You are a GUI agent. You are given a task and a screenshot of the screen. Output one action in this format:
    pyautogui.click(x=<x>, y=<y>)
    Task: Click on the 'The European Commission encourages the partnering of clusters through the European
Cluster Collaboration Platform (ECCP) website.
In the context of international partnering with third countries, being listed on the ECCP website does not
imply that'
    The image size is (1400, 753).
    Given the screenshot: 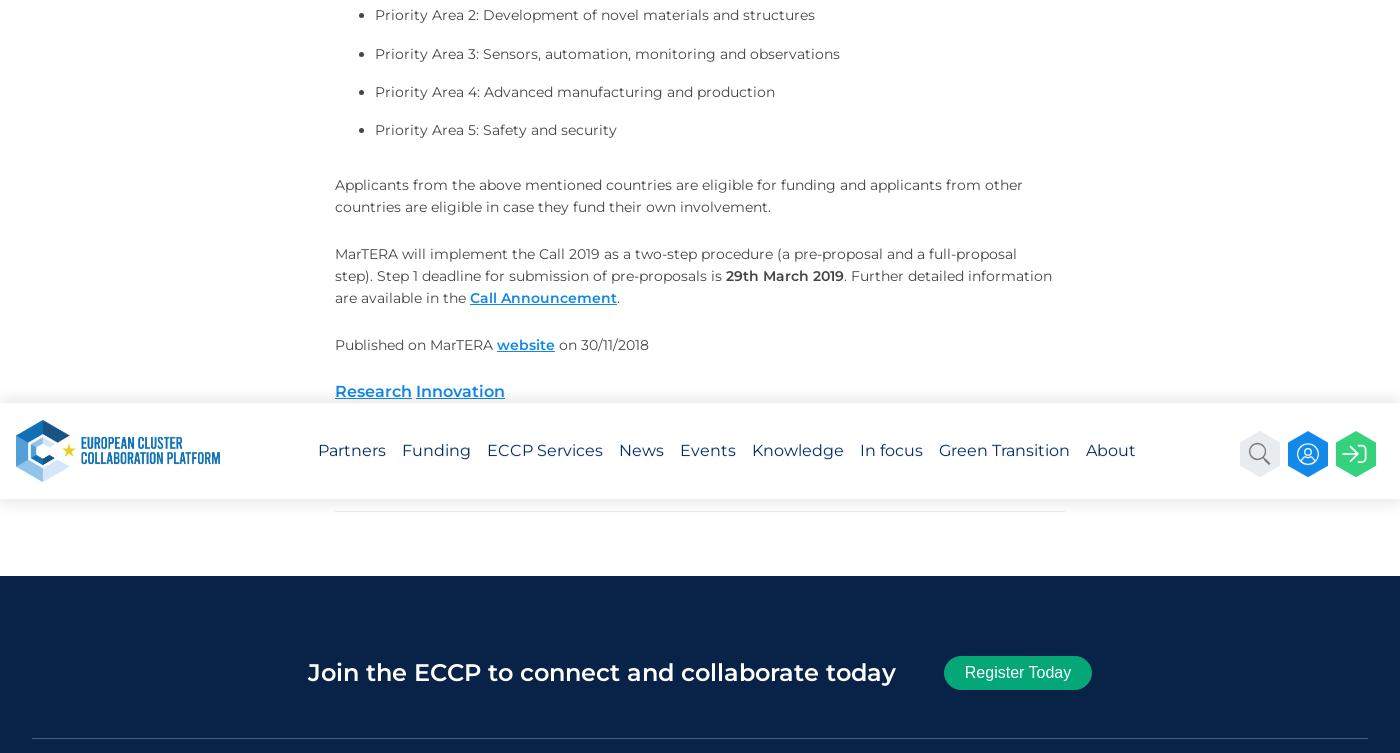 What is the action you would take?
    pyautogui.click(x=234, y=134)
    